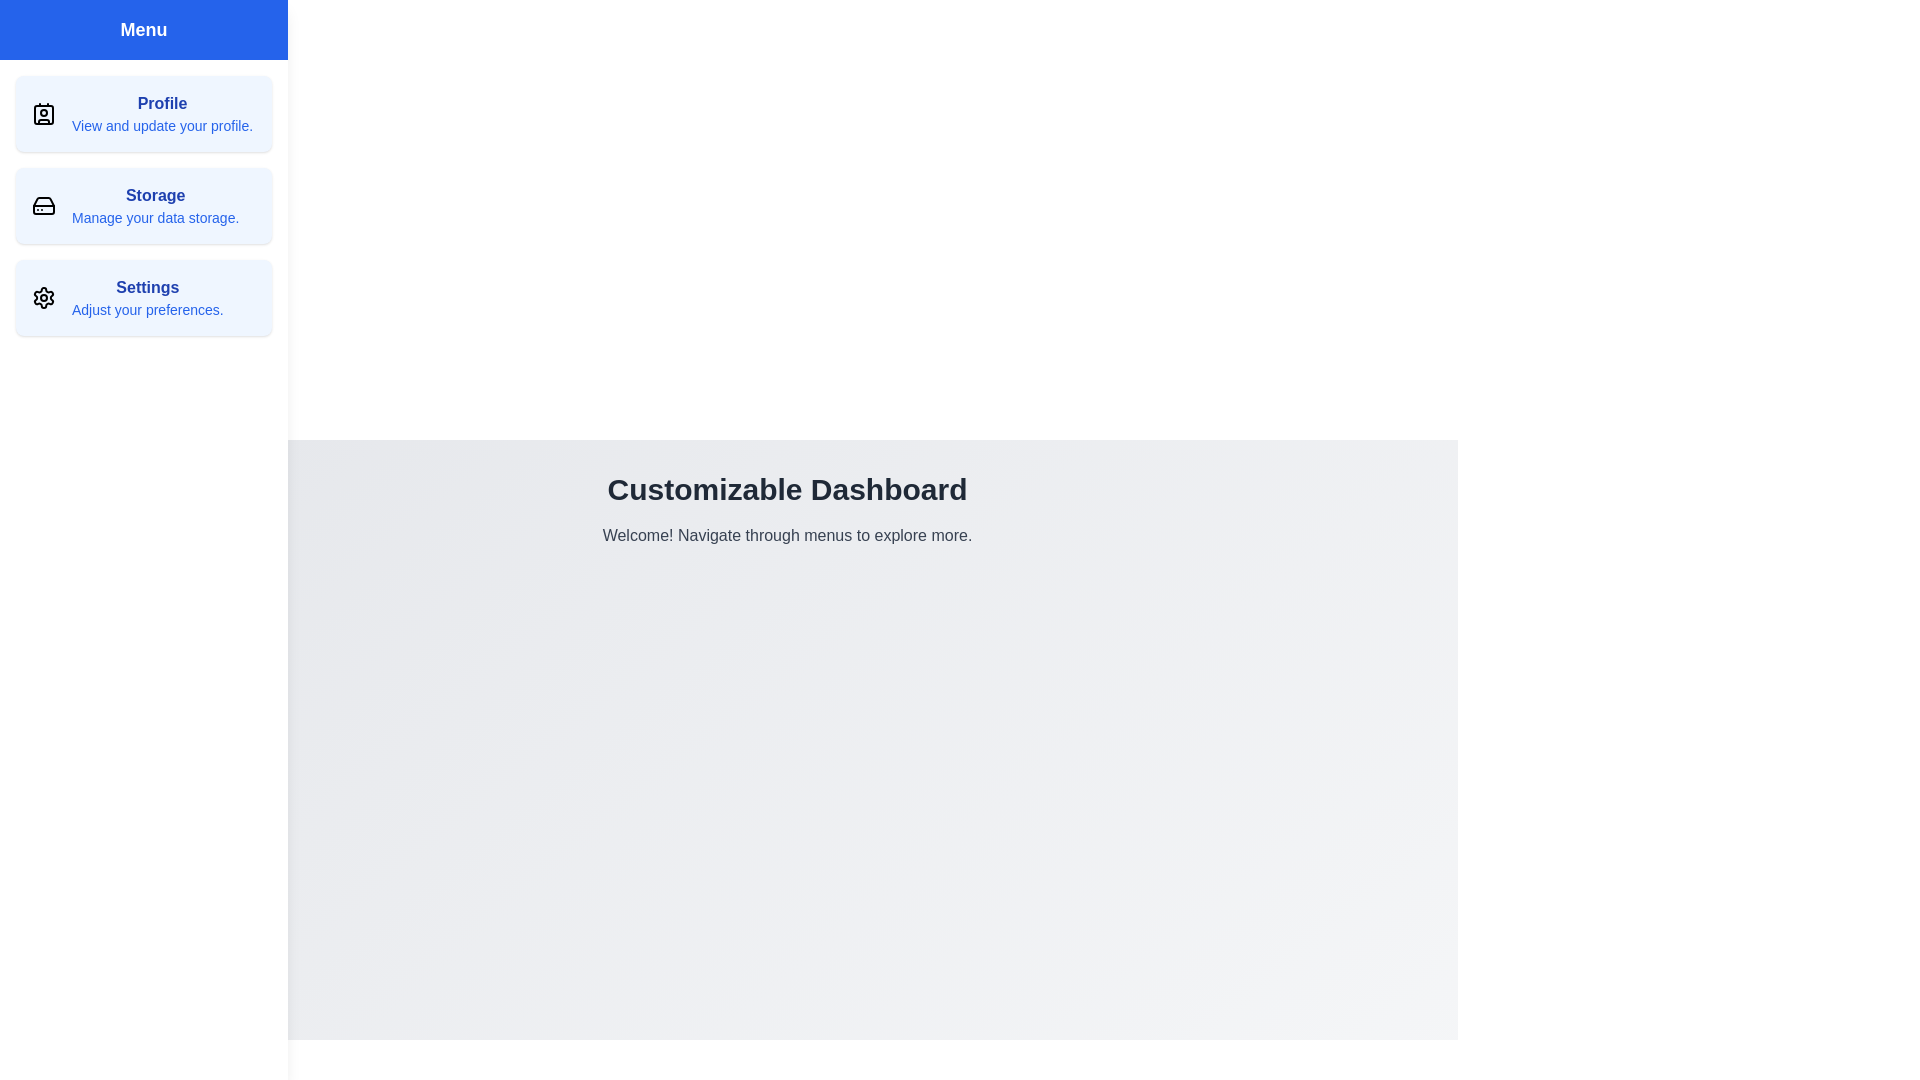 The height and width of the screenshot is (1080, 1920). What do you see at coordinates (143, 297) in the screenshot?
I see `the 'Settings' menu item` at bounding box center [143, 297].